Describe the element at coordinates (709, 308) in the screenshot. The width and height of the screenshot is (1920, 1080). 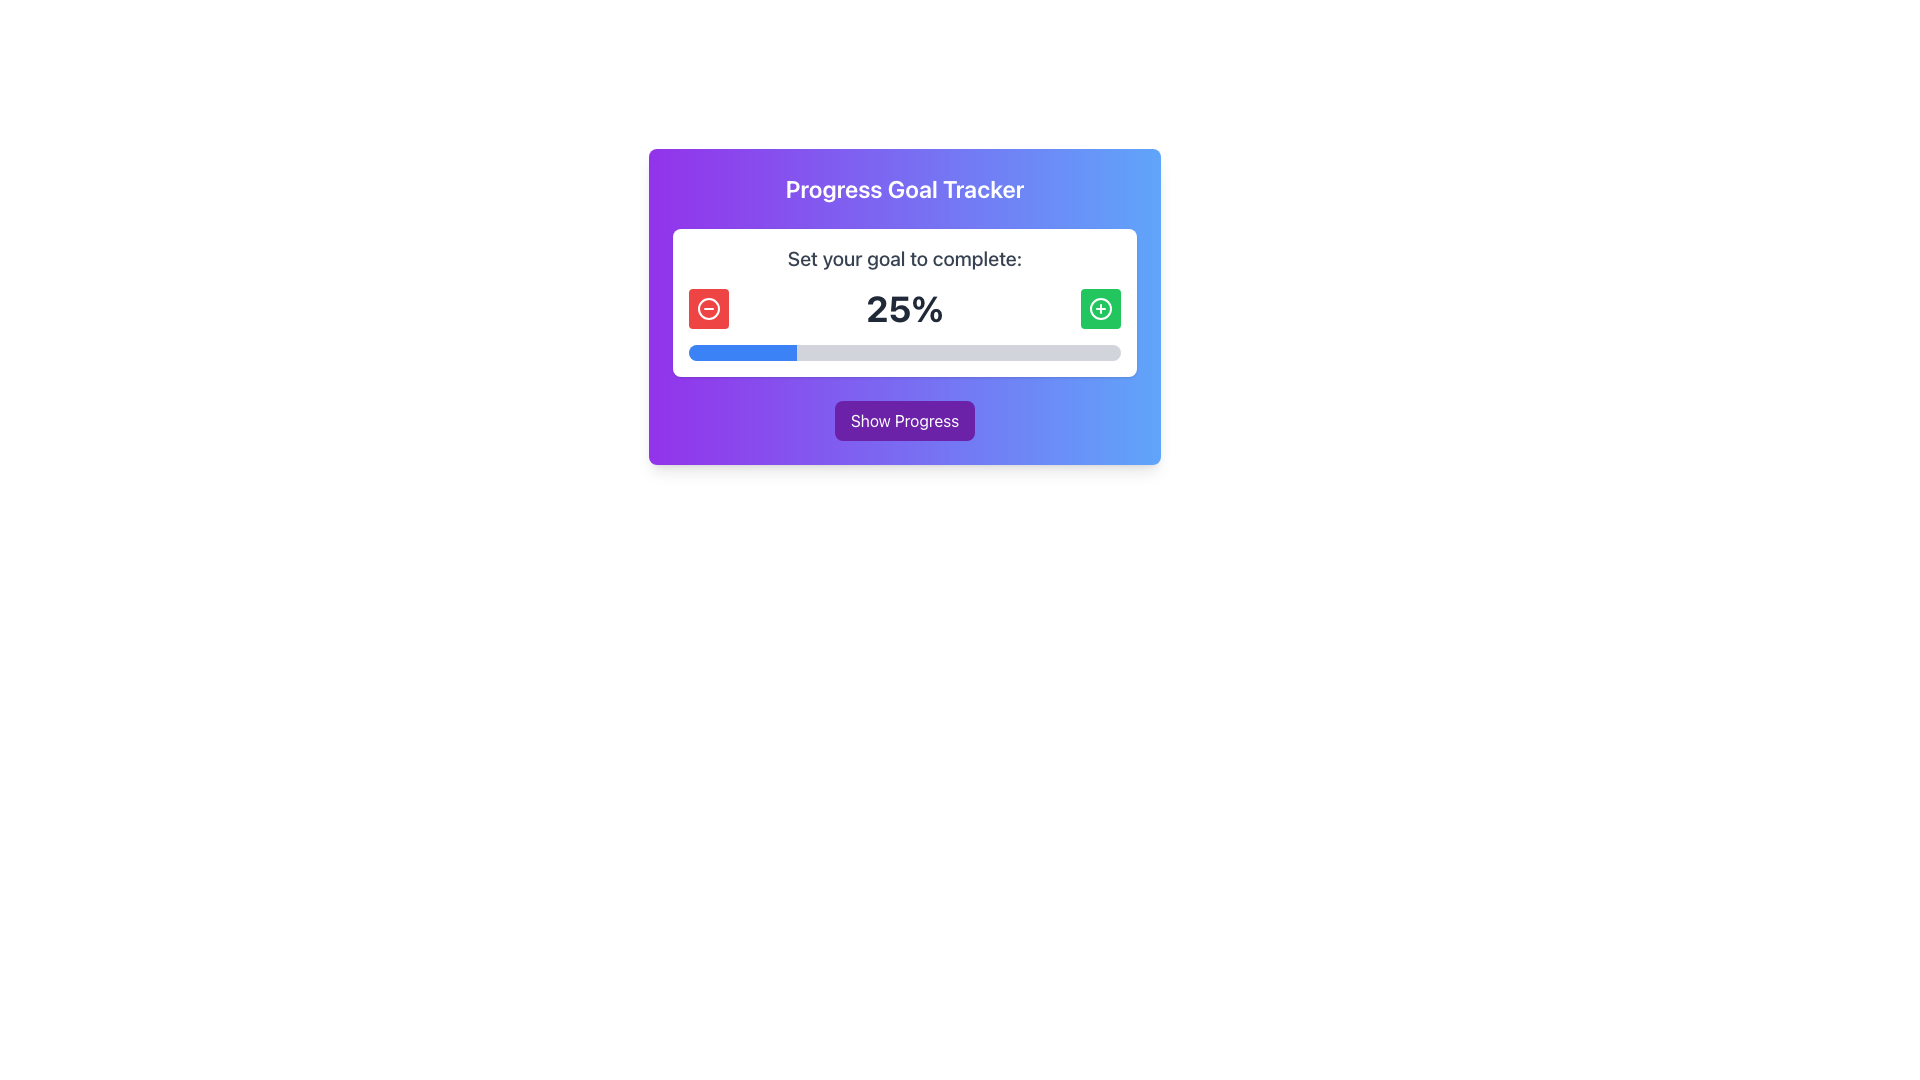
I see `the circular red button with a white minus icon located to the left of the '25%' text in the progress tracker card to decrease the progress` at that location.